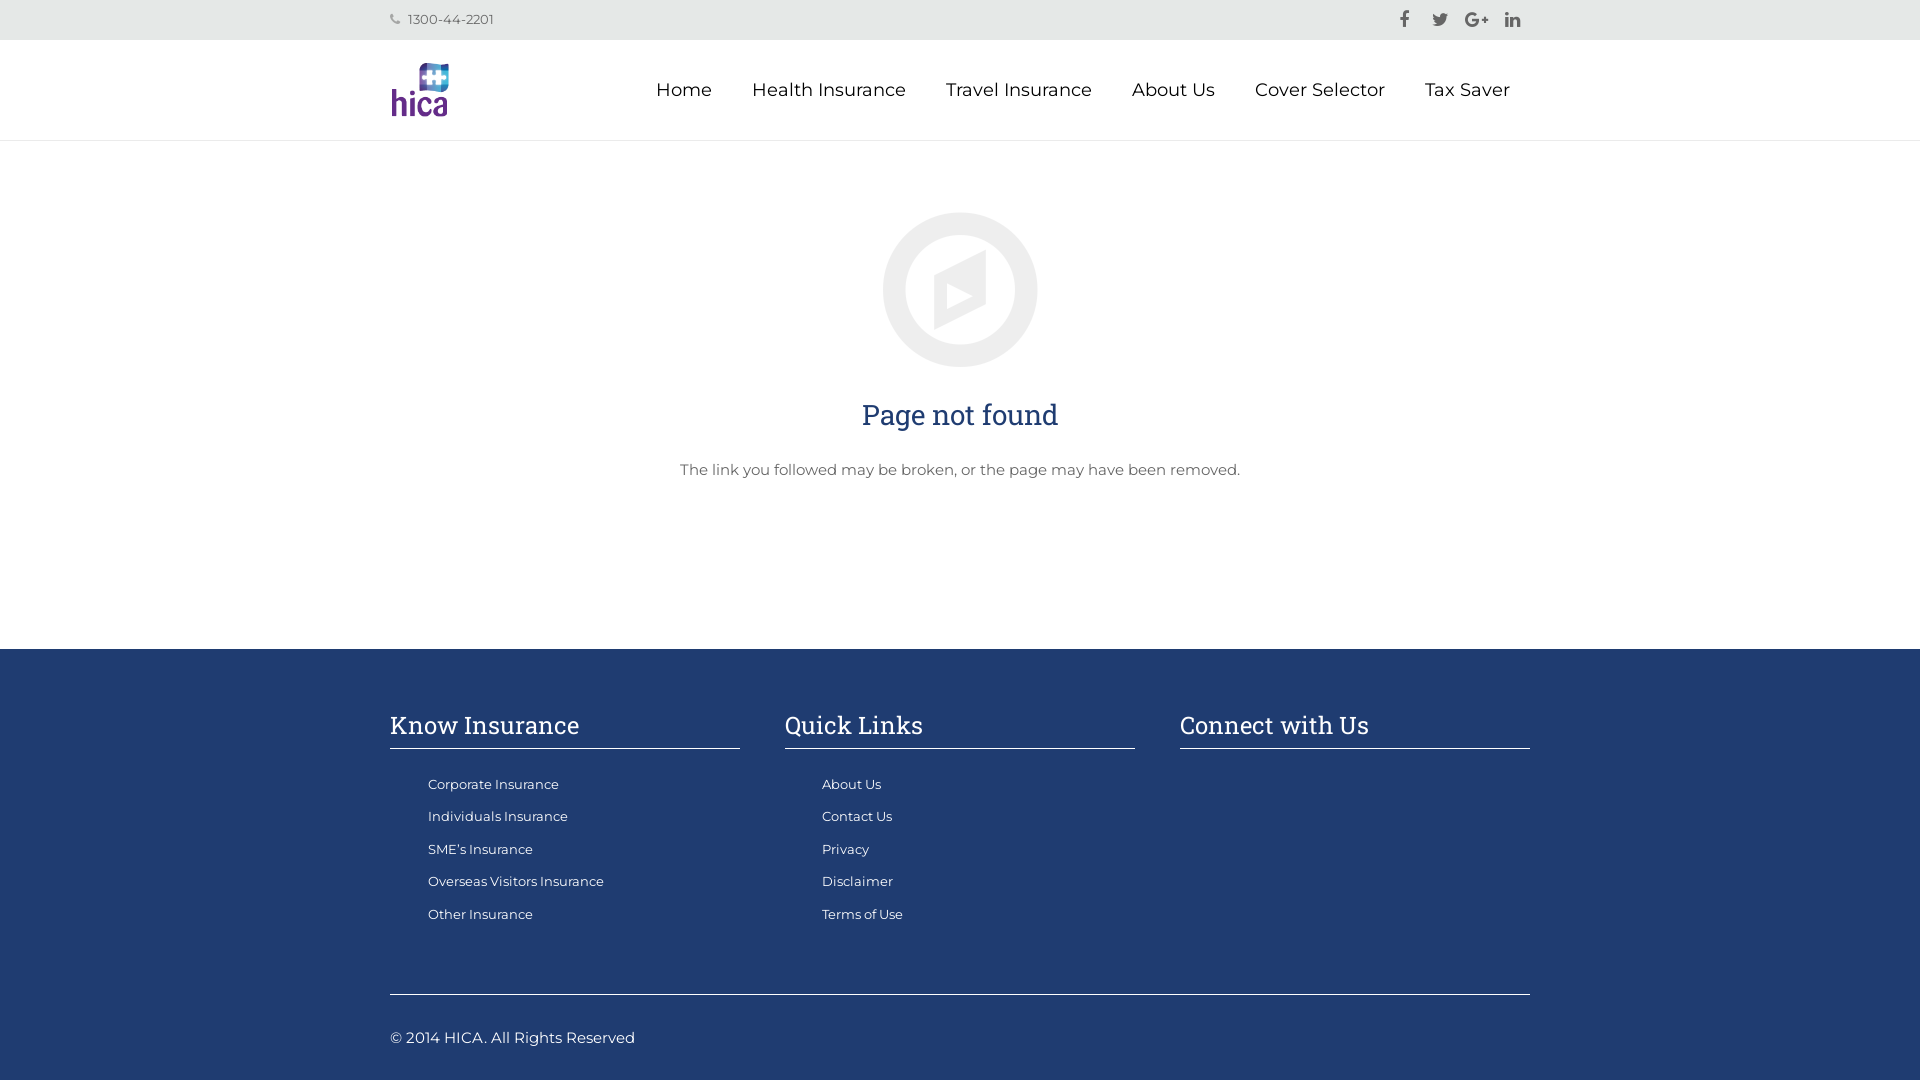  I want to click on 'Other Insurance', so click(480, 914).